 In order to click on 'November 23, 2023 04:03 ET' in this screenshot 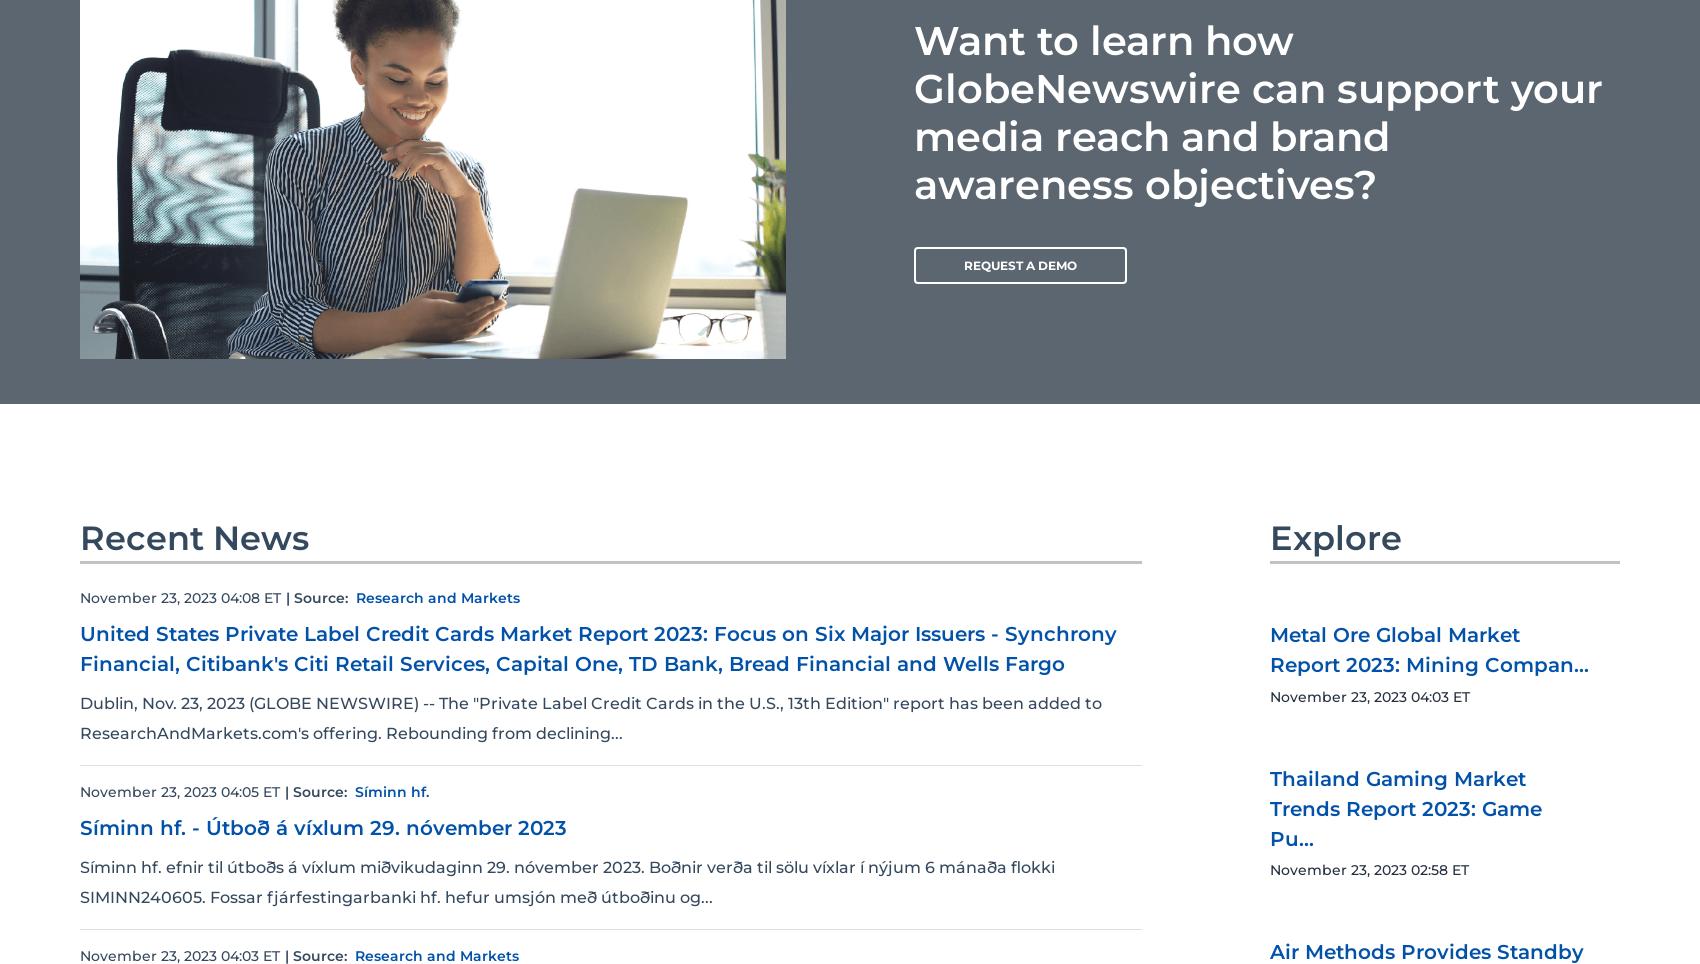, I will do `click(1370, 696)`.